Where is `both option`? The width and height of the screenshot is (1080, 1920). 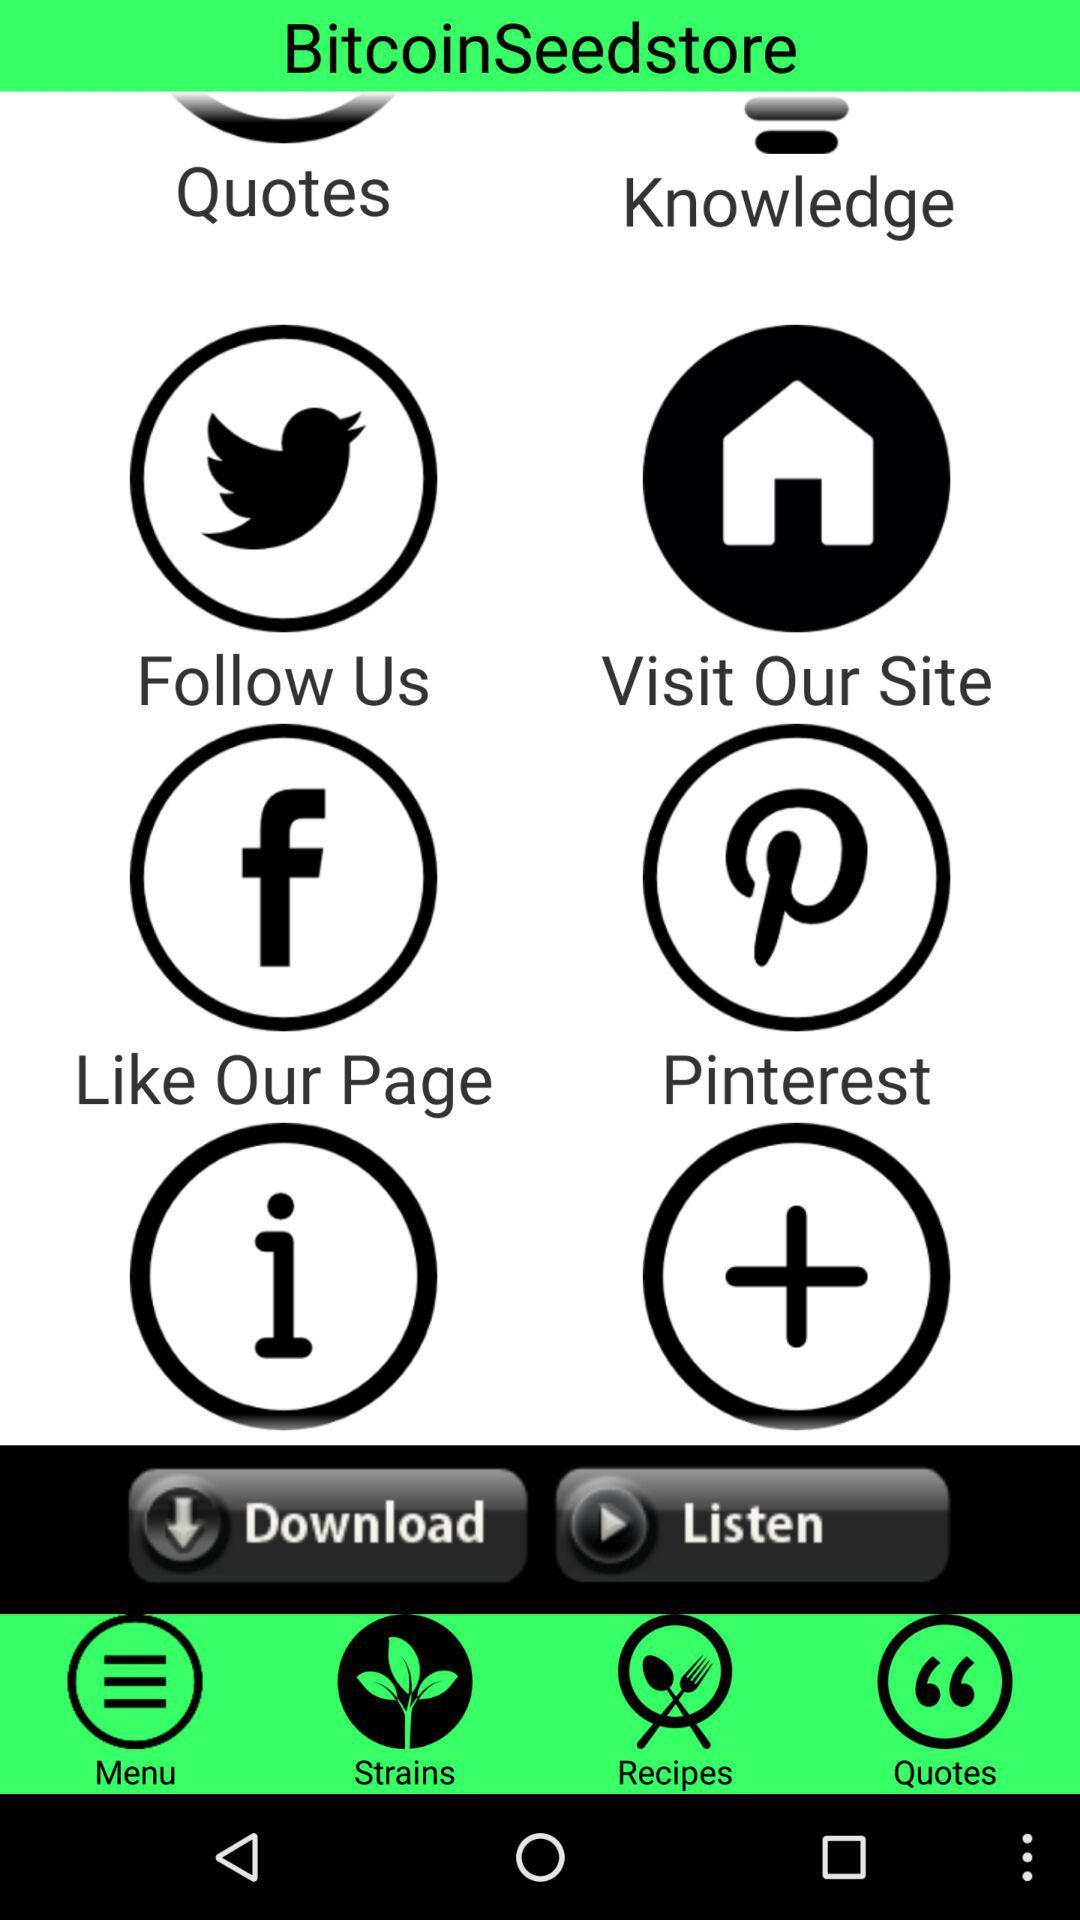
both option is located at coordinates (540, 1528).